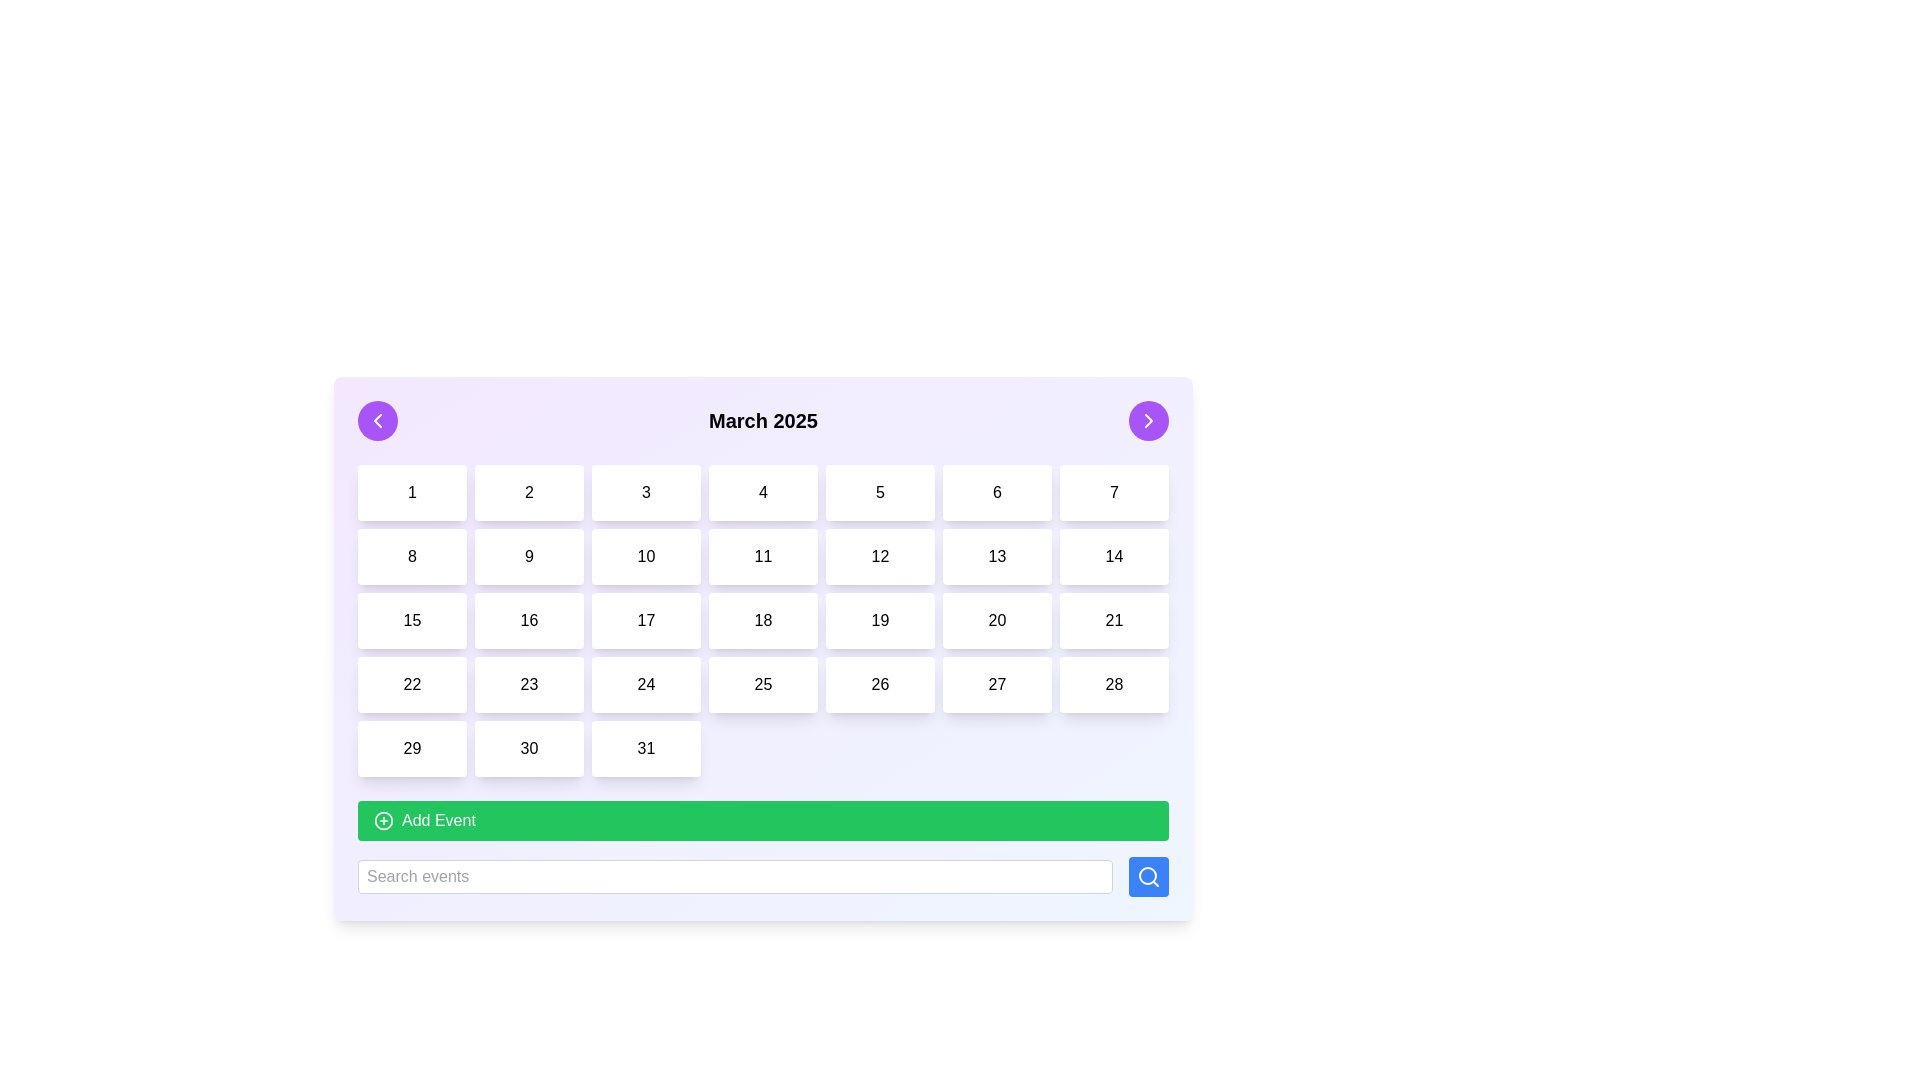 The height and width of the screenshot is (1080, 1920). Describe the element at coordinates (1113, 684) in the screenshot. I see `from the center of the calendar day cell containing the text '28'` at that location.